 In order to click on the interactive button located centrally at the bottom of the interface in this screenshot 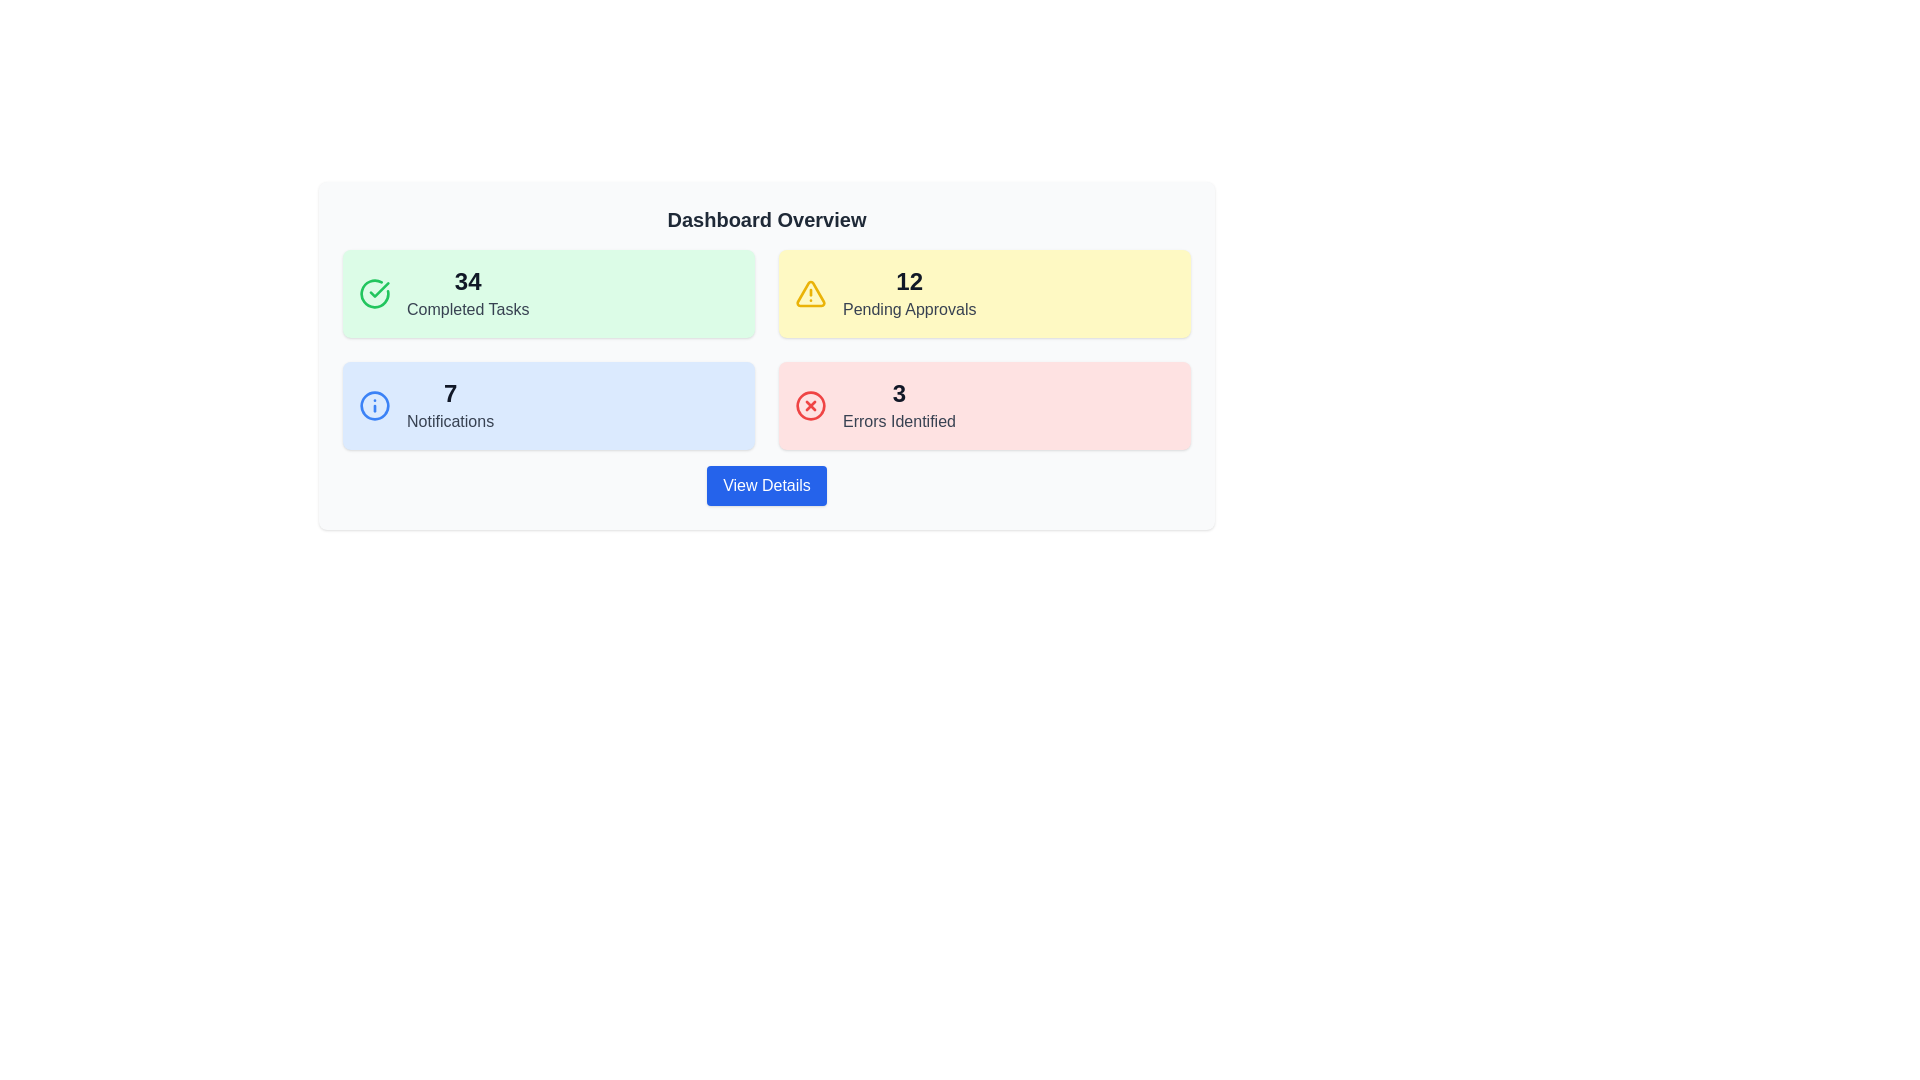, I will do `click(766, 486)`.